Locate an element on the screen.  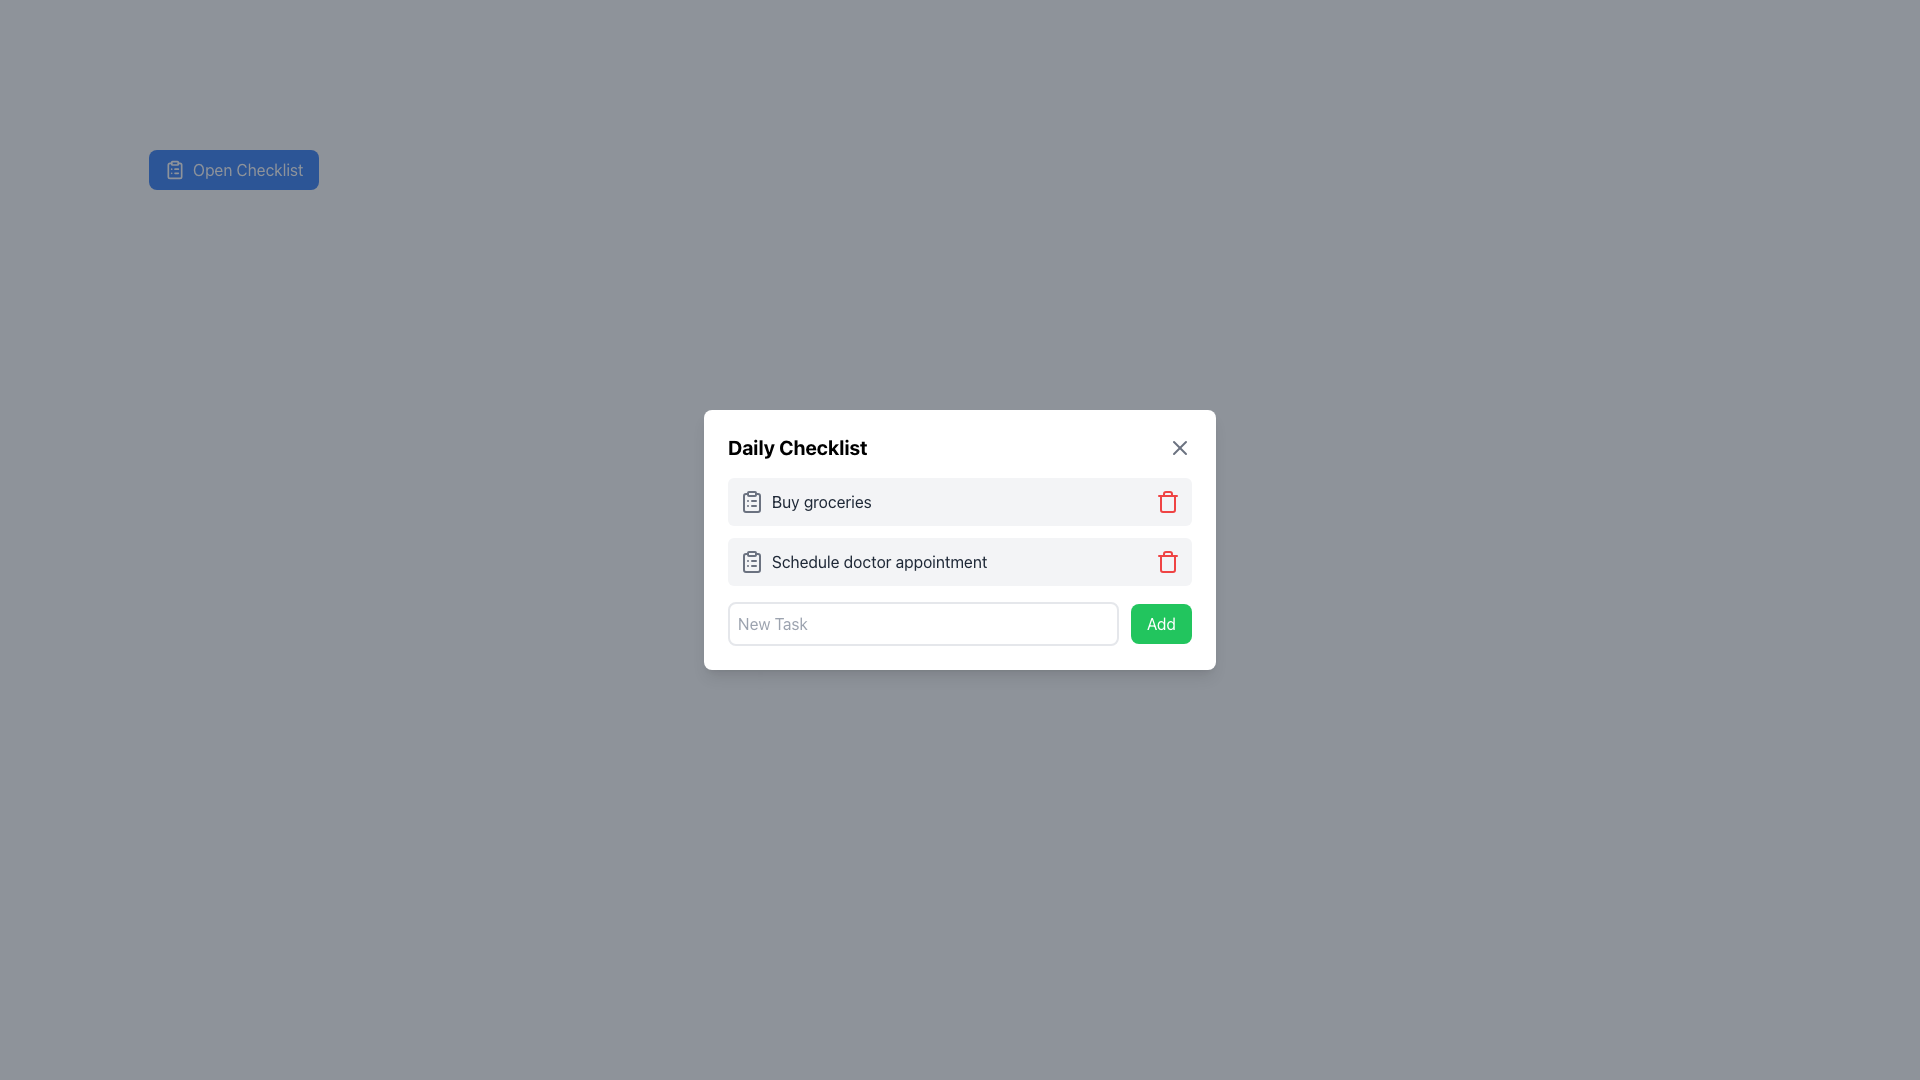
the icon located on the left side of the text inside the blue button labeled 'Open Checklist' is located at coordinates (174, 168).